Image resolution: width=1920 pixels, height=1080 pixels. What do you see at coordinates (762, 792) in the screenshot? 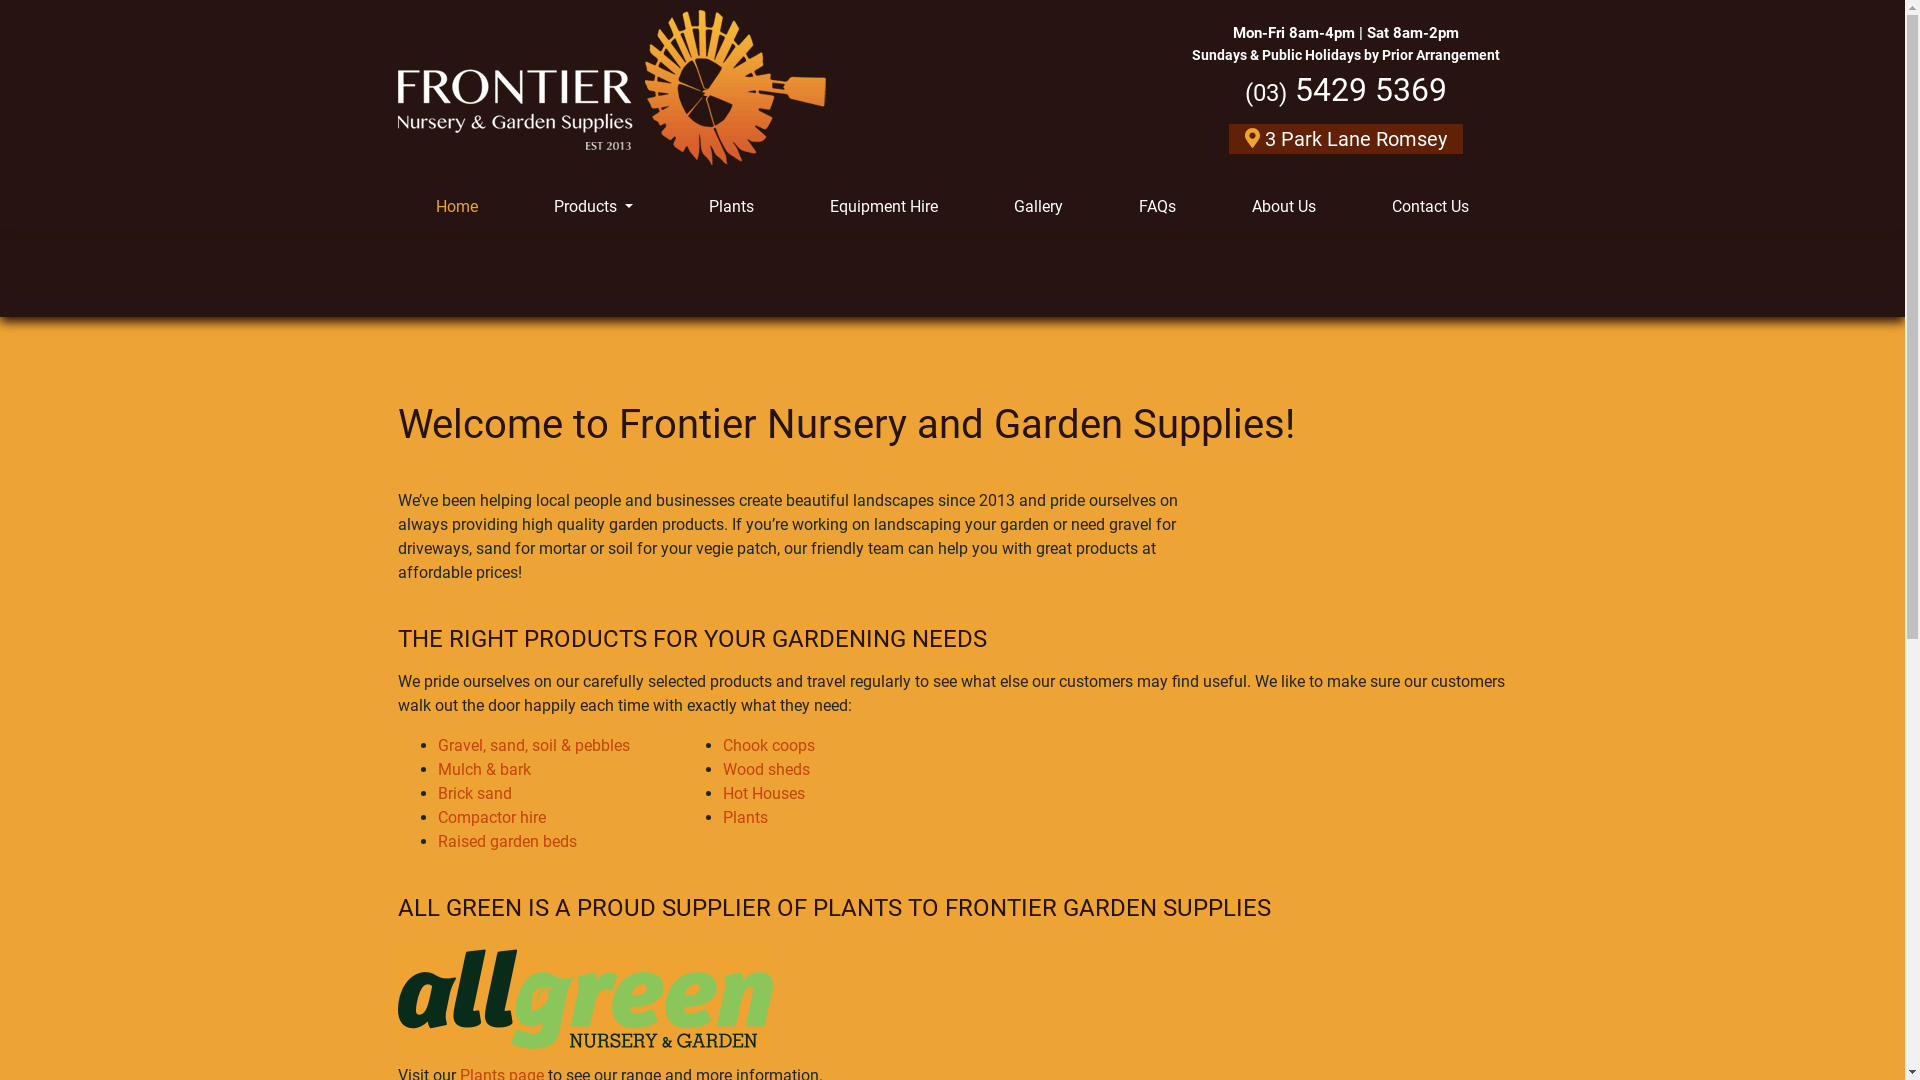
I see `'Hot Houses'` at bounding box center [762, 792].